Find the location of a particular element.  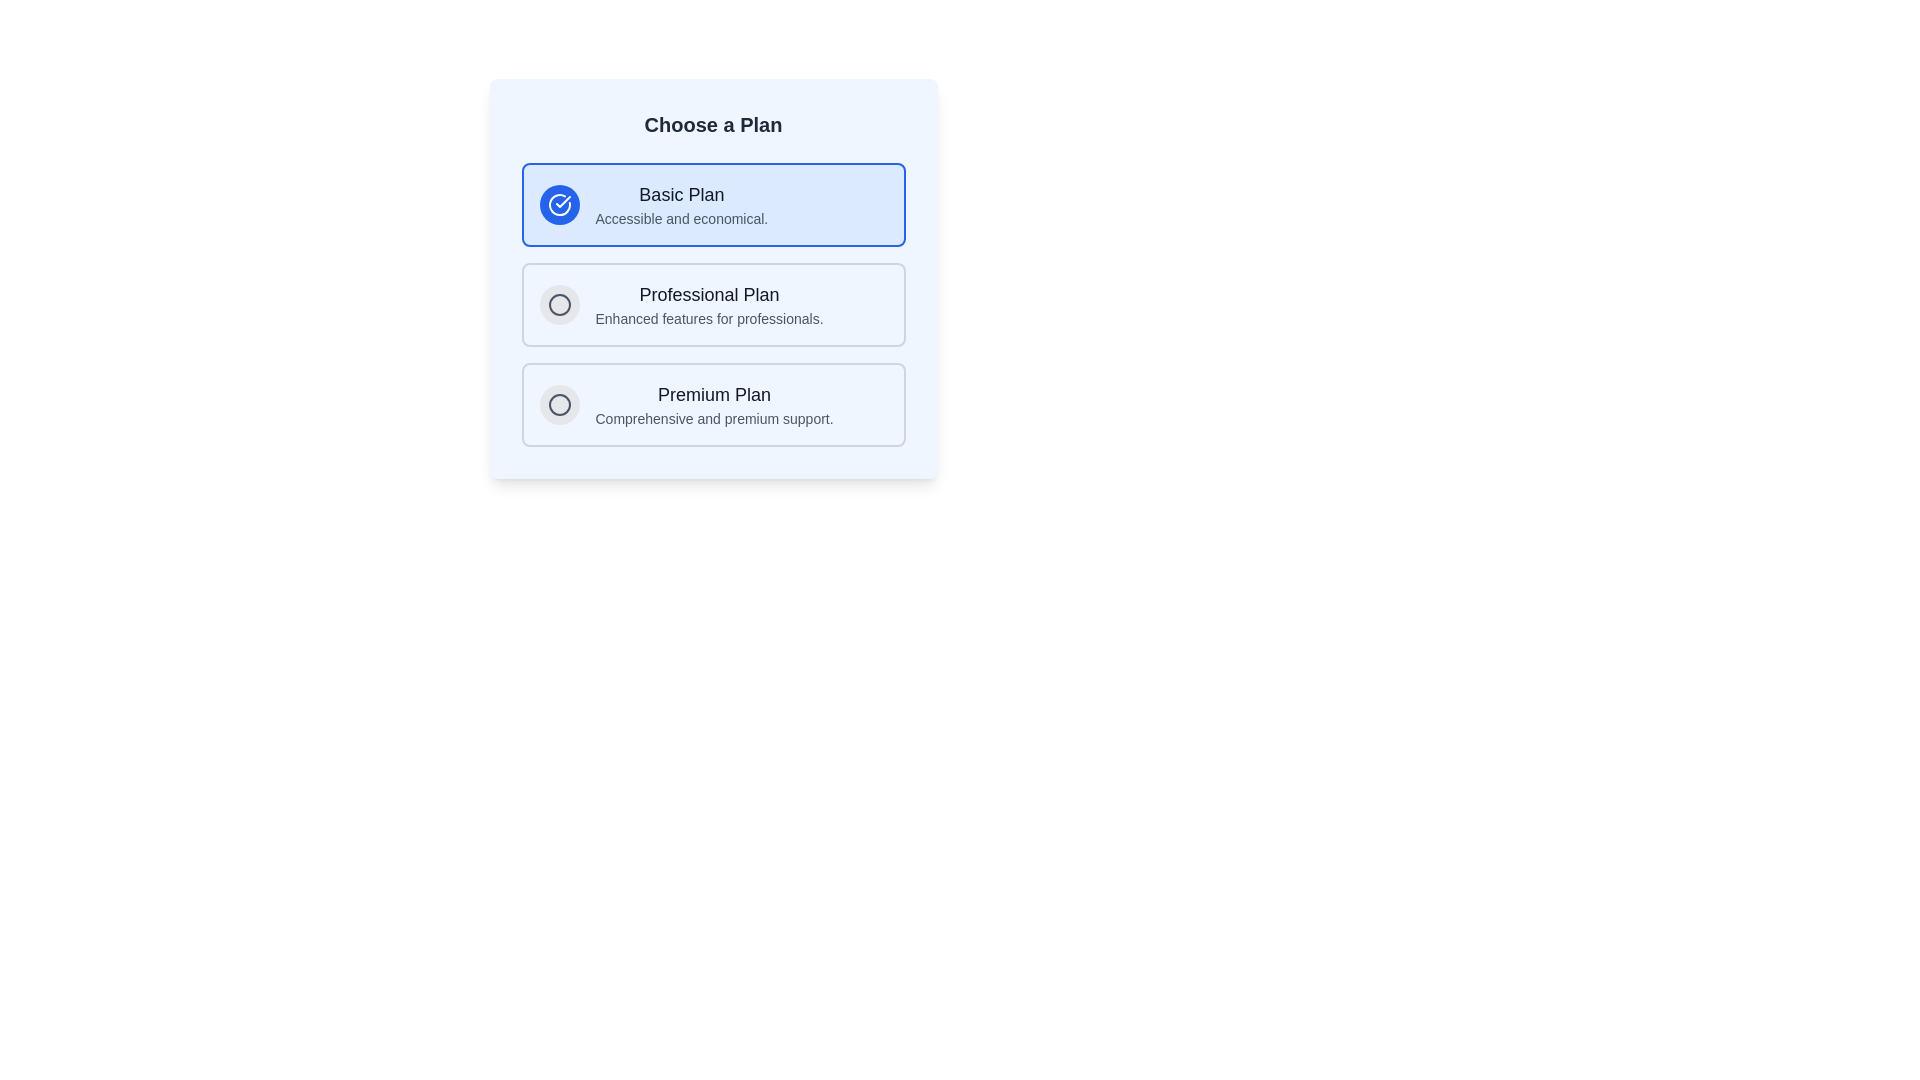

to select the 'Premium Plan' card, which is the third option in the subscription plan group, located below the 'Professional Plan' card is located at coordinates (714, 405).